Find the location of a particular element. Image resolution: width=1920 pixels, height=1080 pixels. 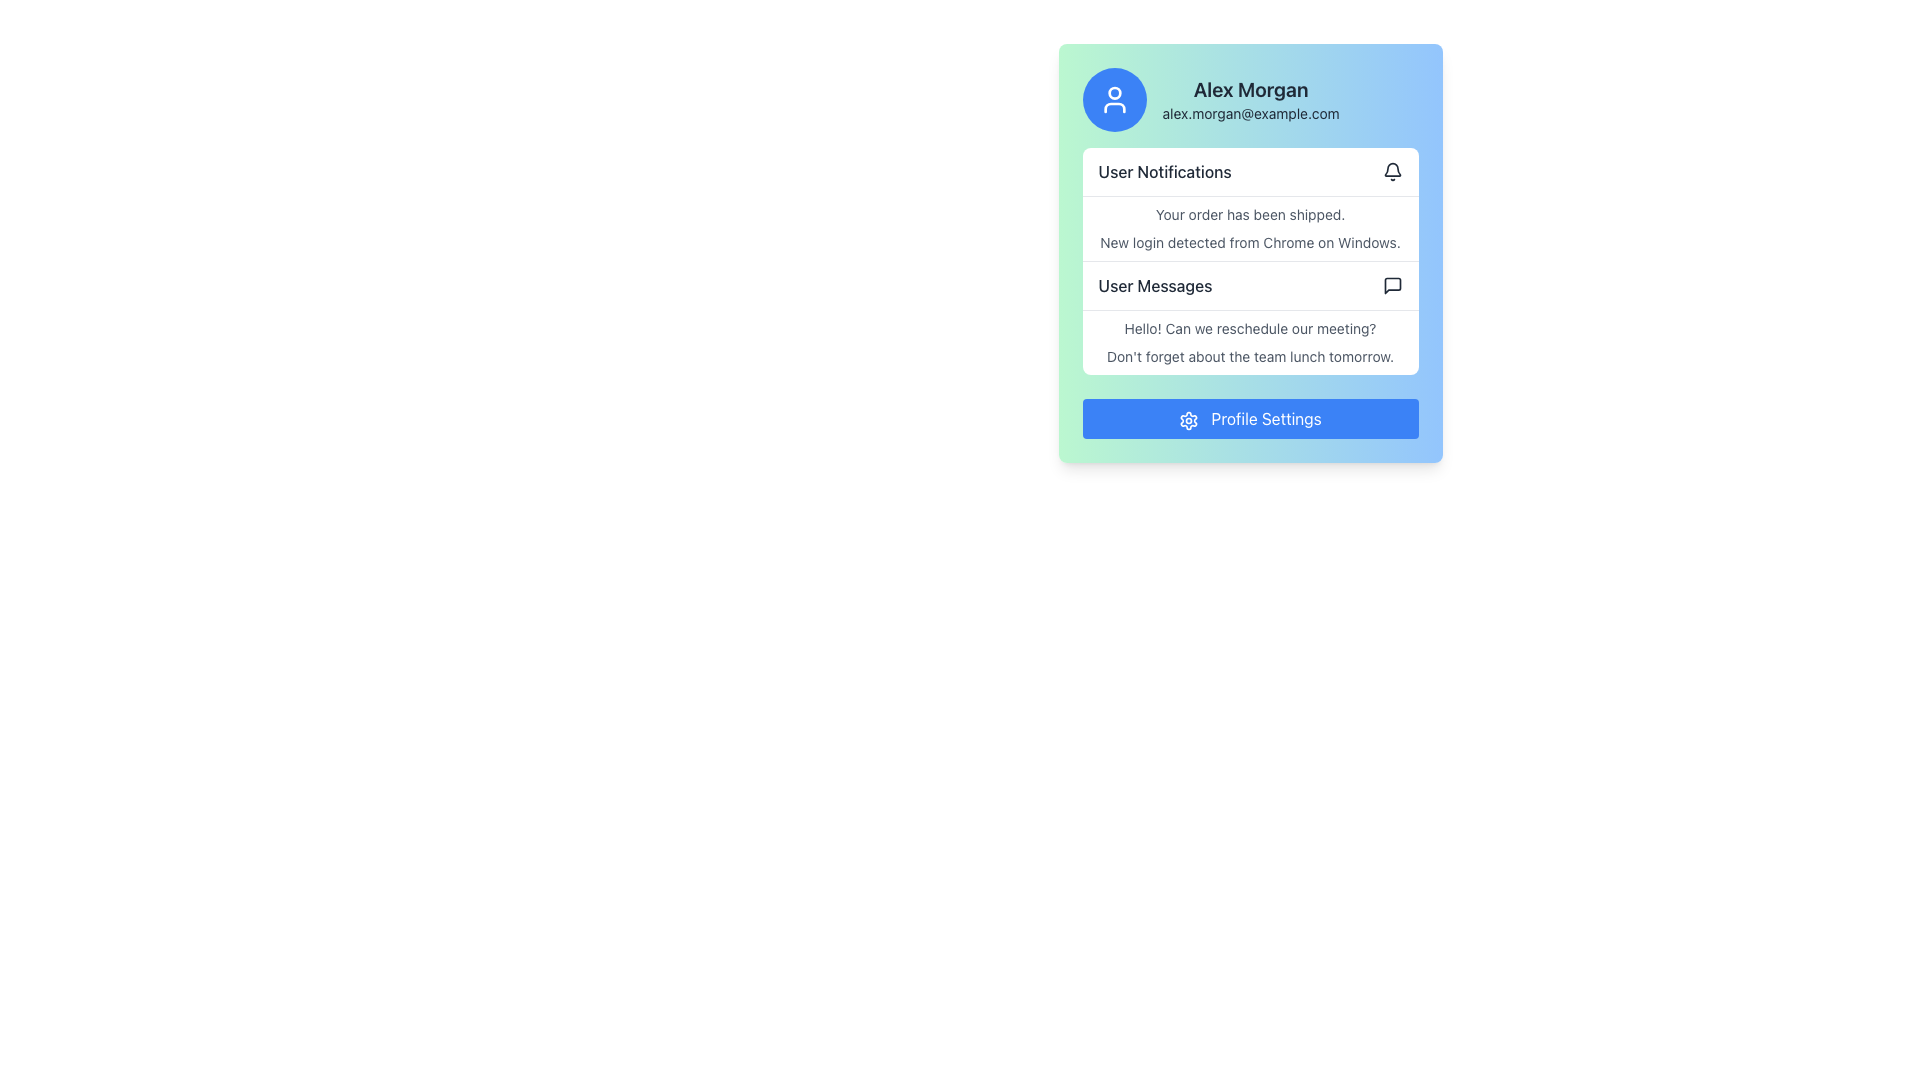

the third interactive item in the vertical list that provides access to user messages is located at coordinates (1249, 285).